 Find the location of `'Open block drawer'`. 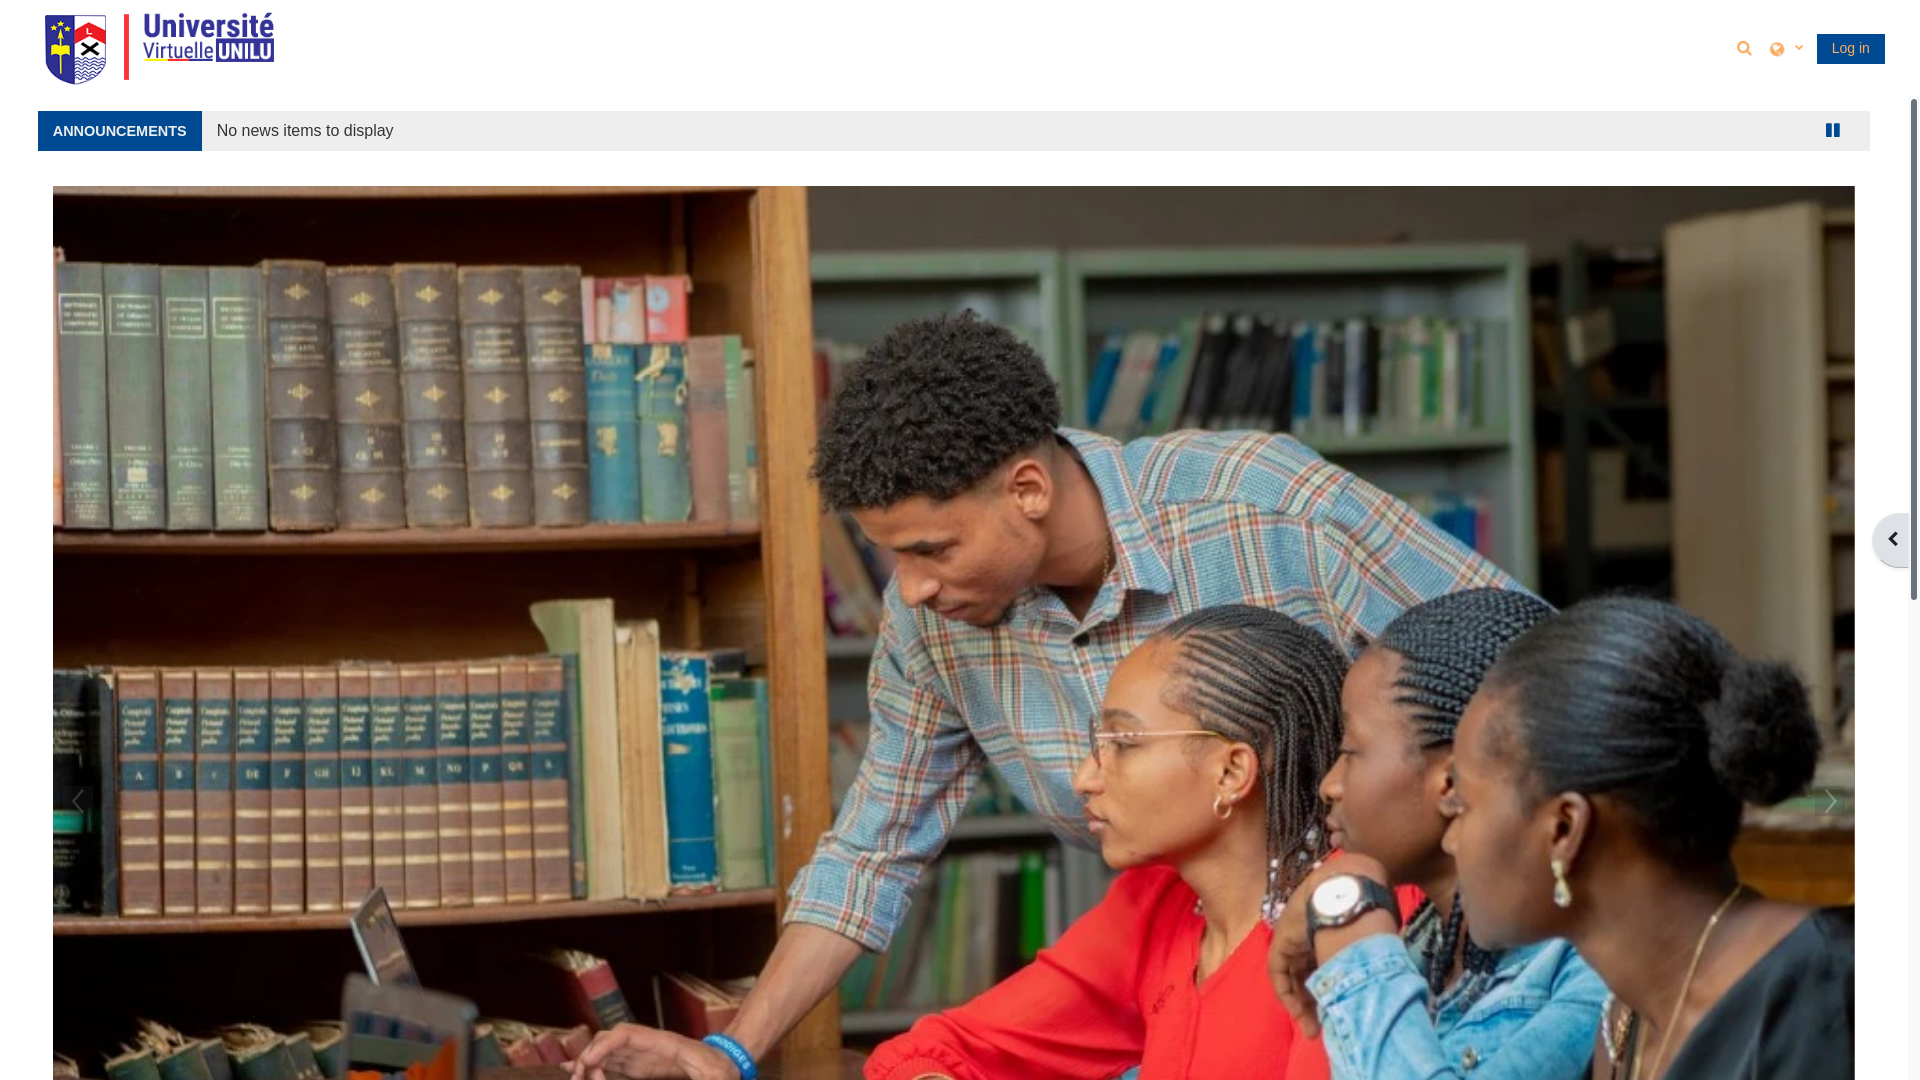

'Open block drawer' is located at coordinates (1889, 540).